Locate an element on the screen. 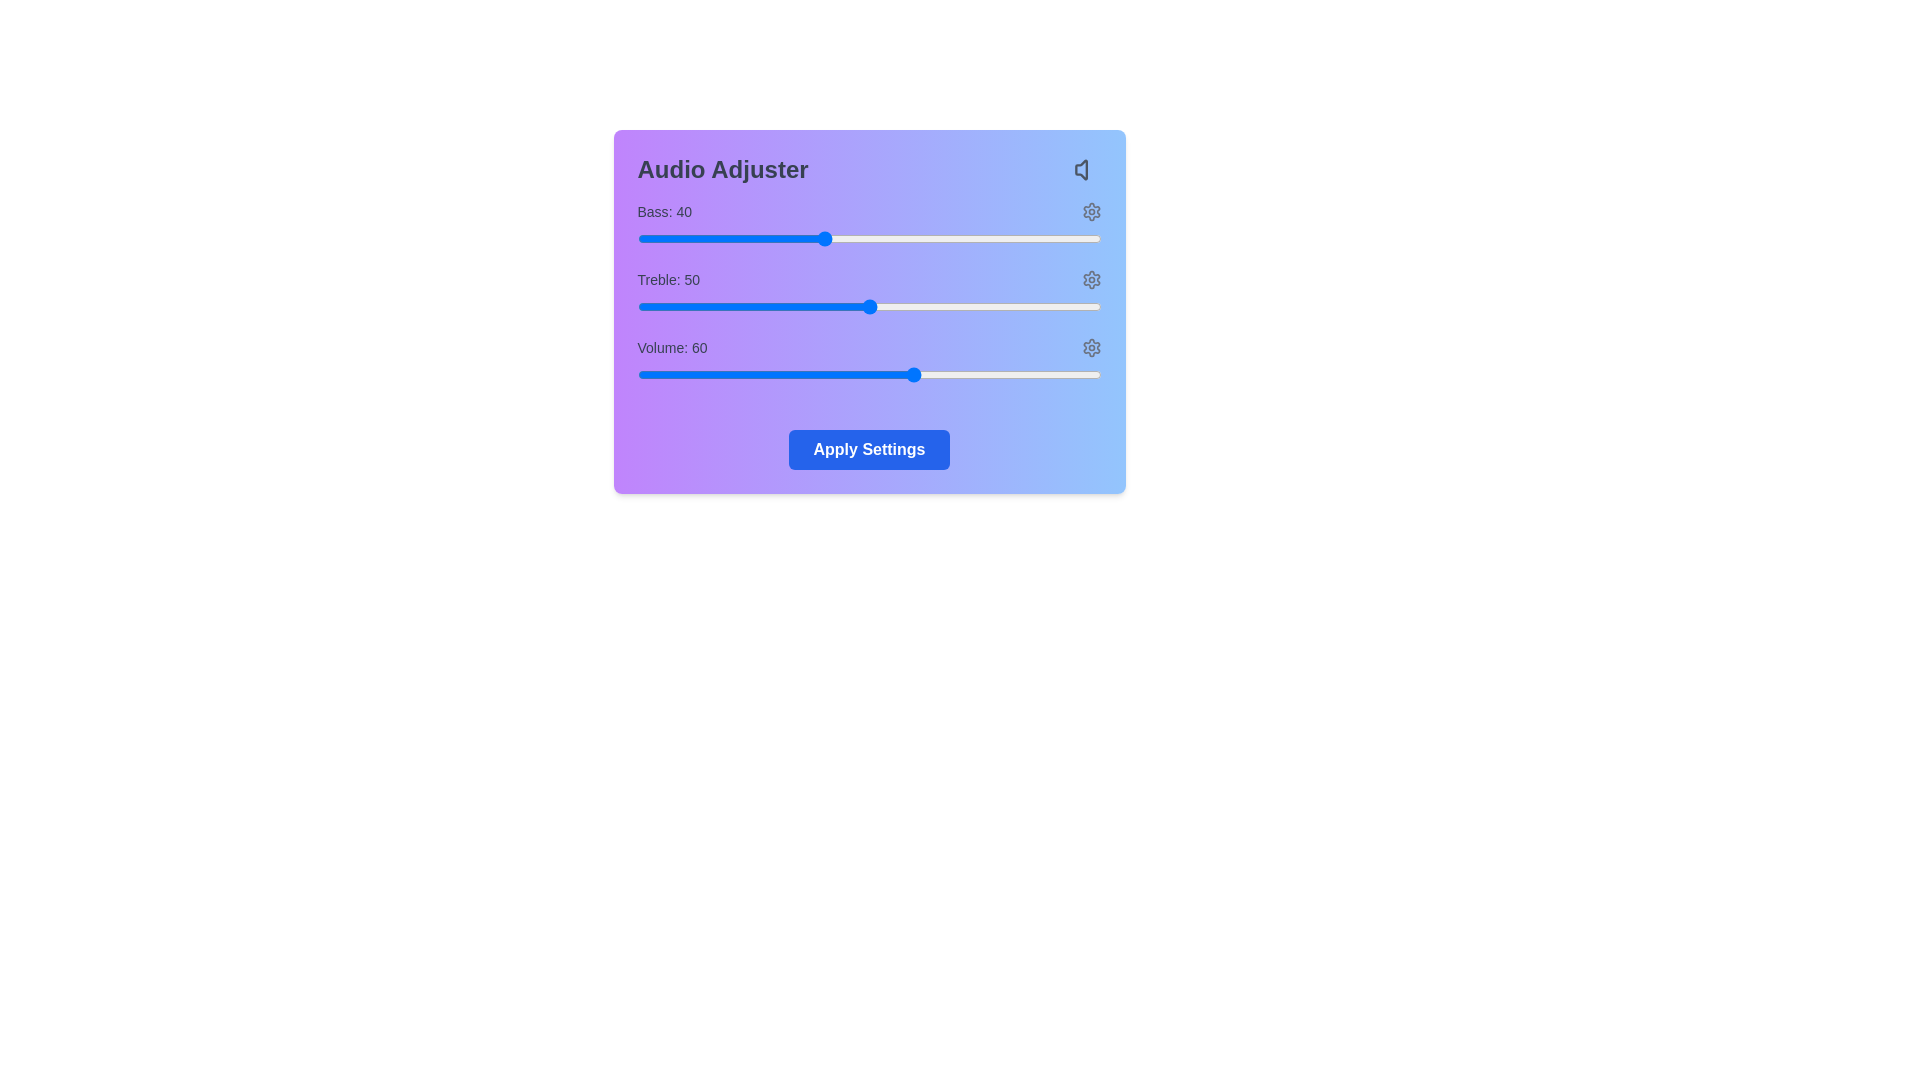 The image size is (1920, 1080). volume level is located at coordinates (1008, 374).